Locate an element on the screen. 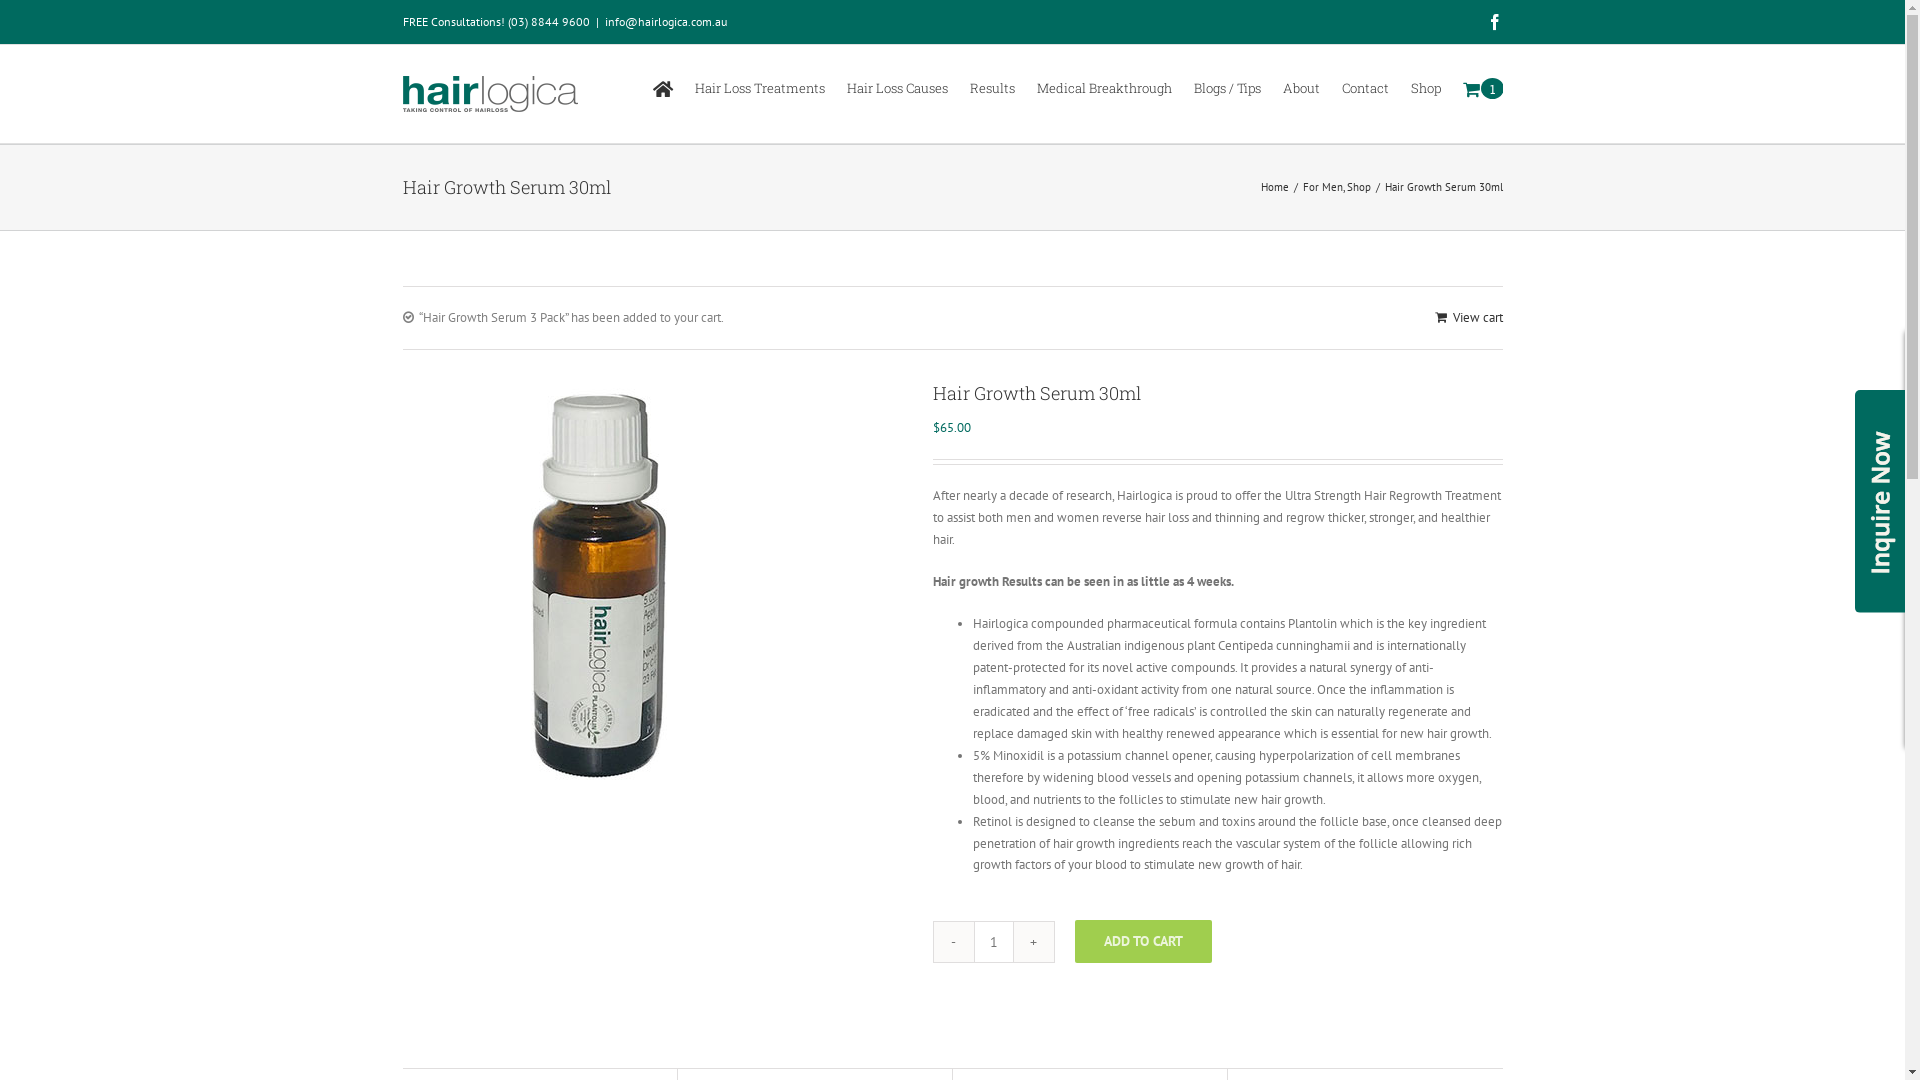  'About' is located at coordinates (1300, 86).